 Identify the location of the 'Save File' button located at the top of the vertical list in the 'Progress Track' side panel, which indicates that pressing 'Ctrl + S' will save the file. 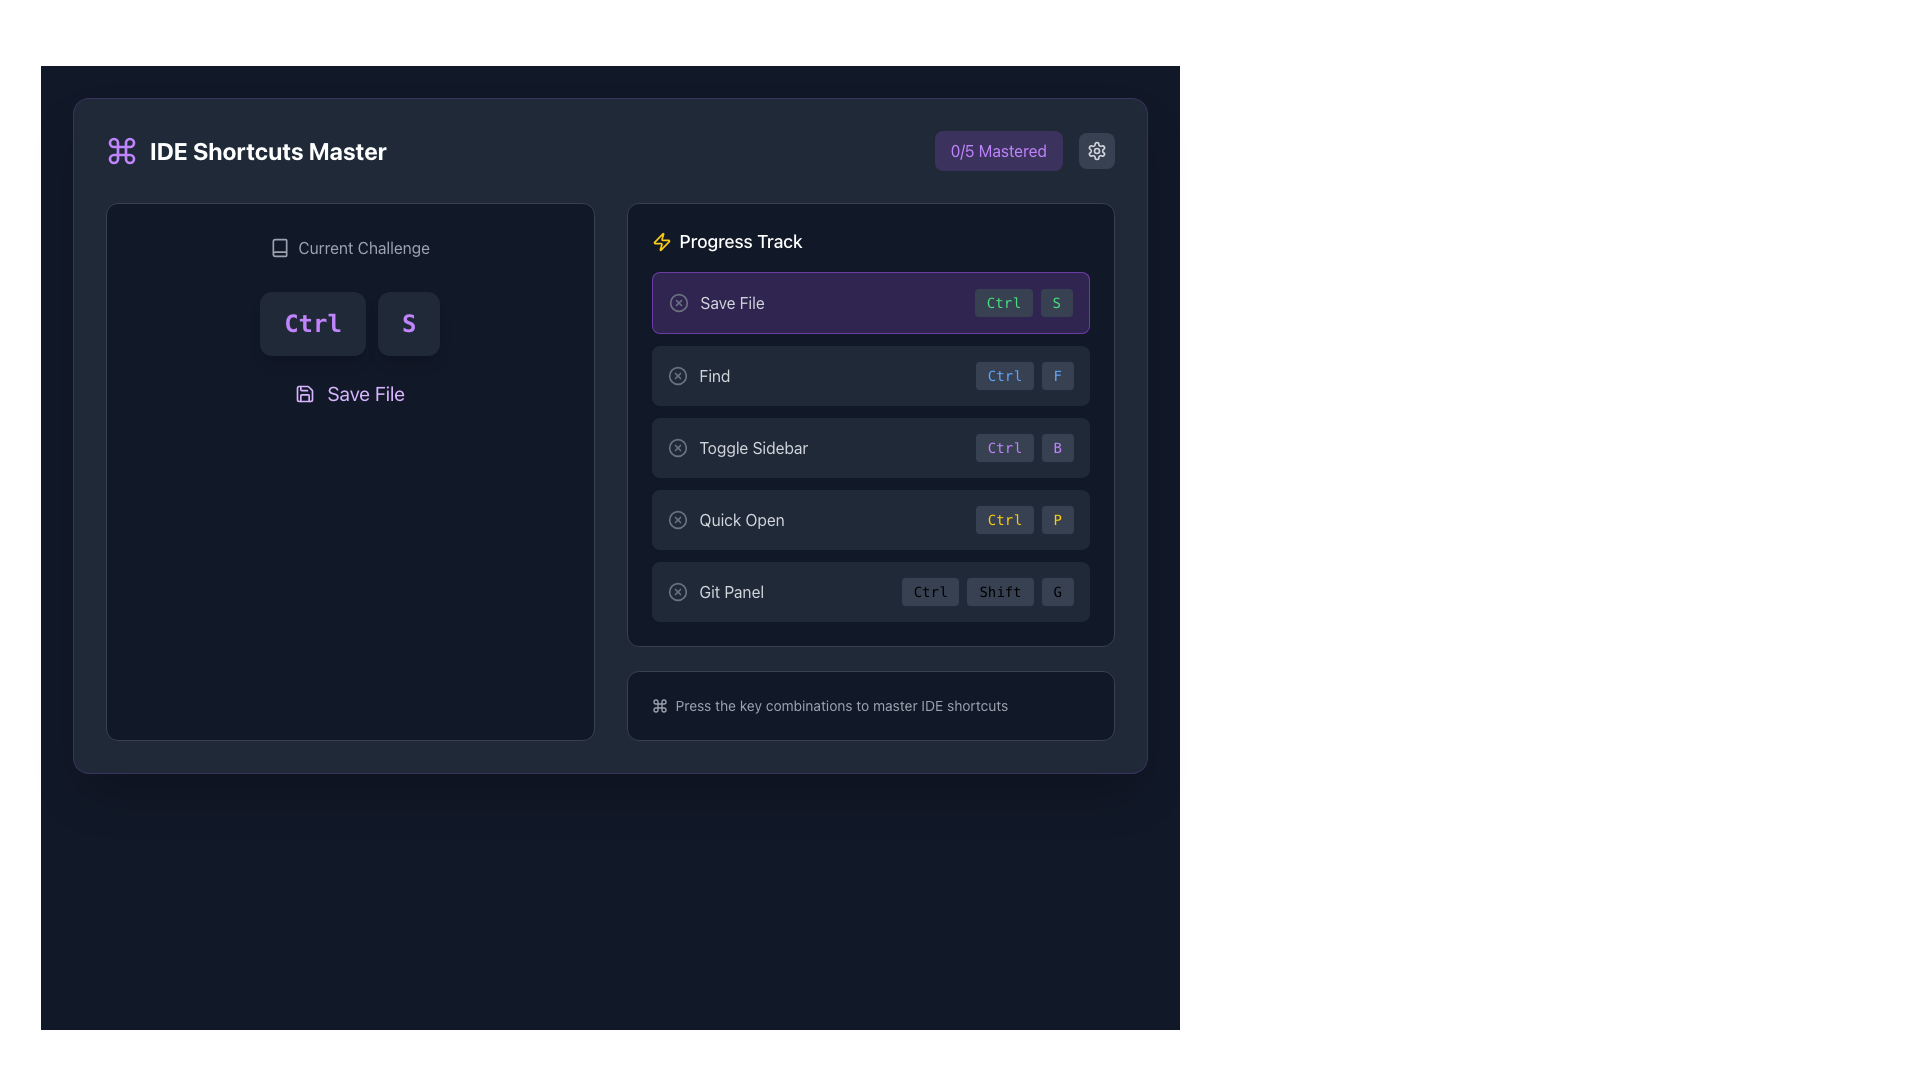
(870, 303).